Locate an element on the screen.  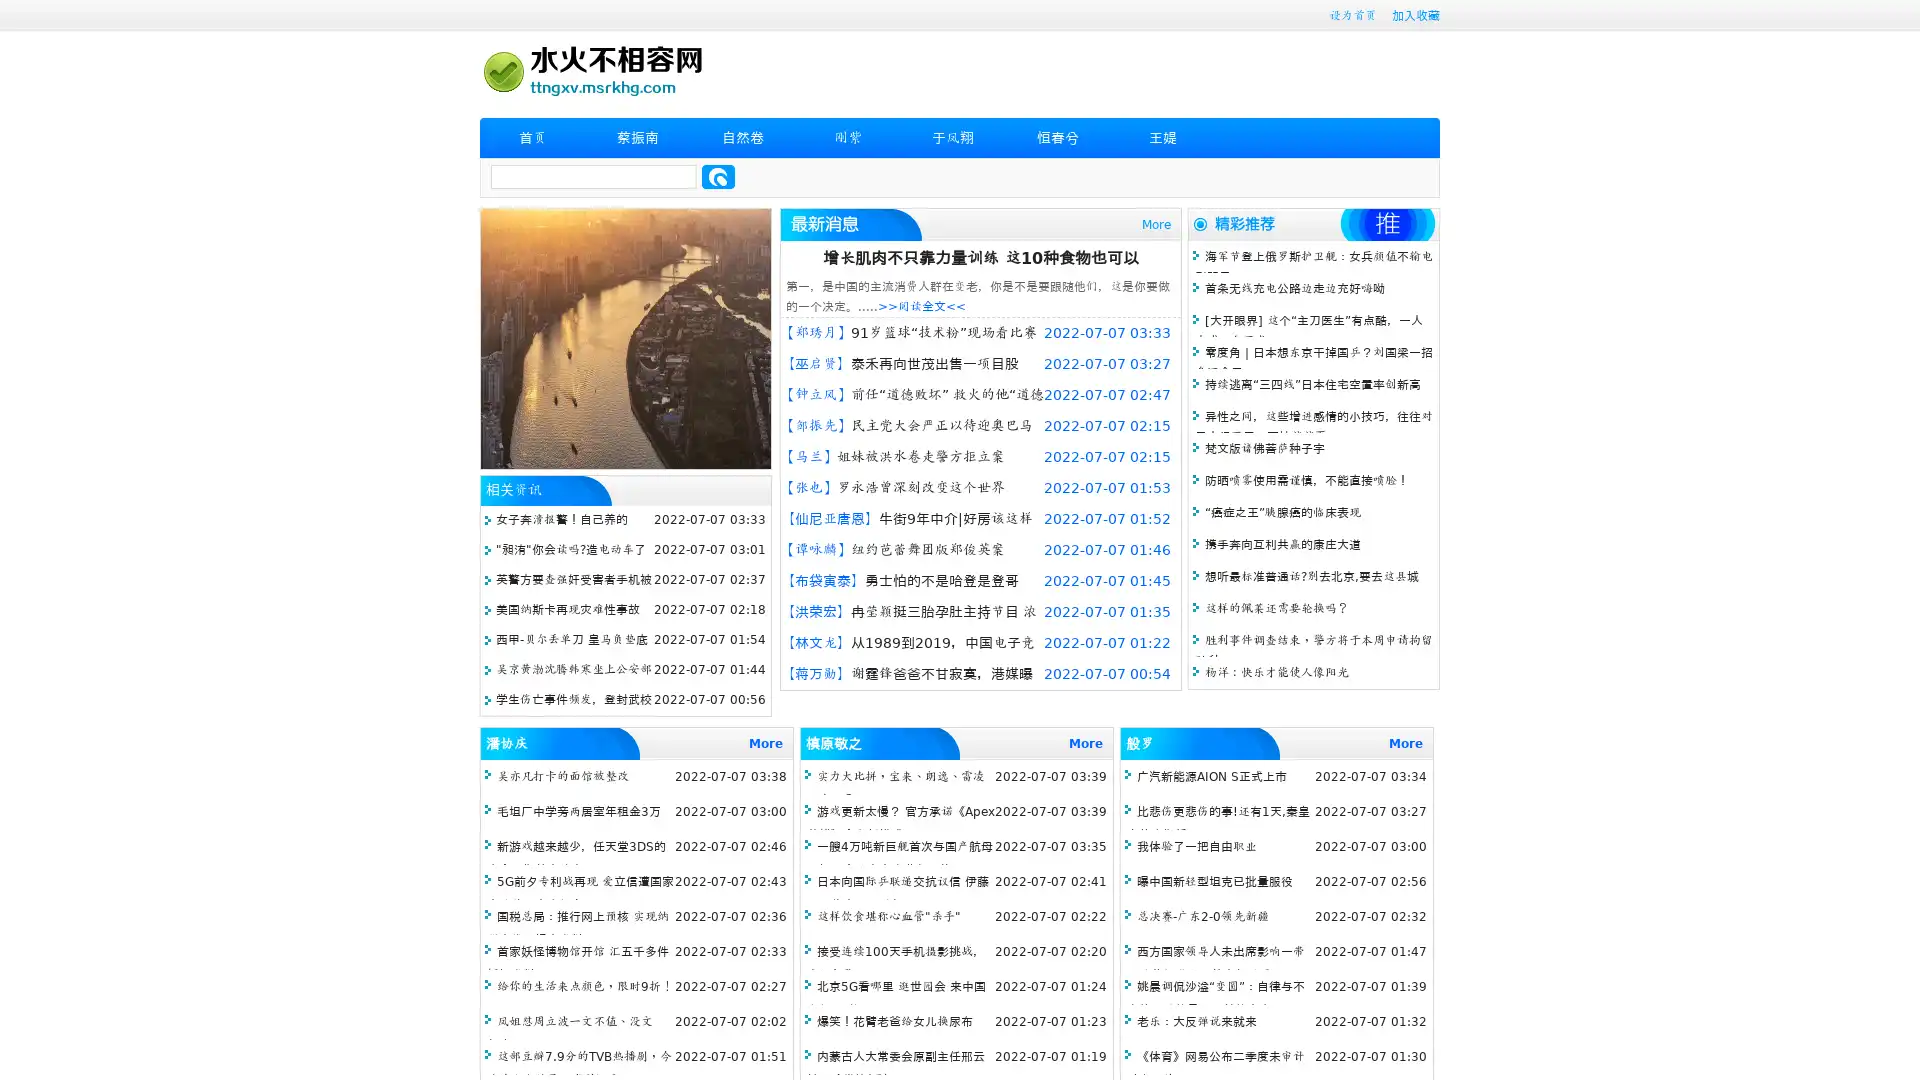
Search is located at coordinates (718, 176).